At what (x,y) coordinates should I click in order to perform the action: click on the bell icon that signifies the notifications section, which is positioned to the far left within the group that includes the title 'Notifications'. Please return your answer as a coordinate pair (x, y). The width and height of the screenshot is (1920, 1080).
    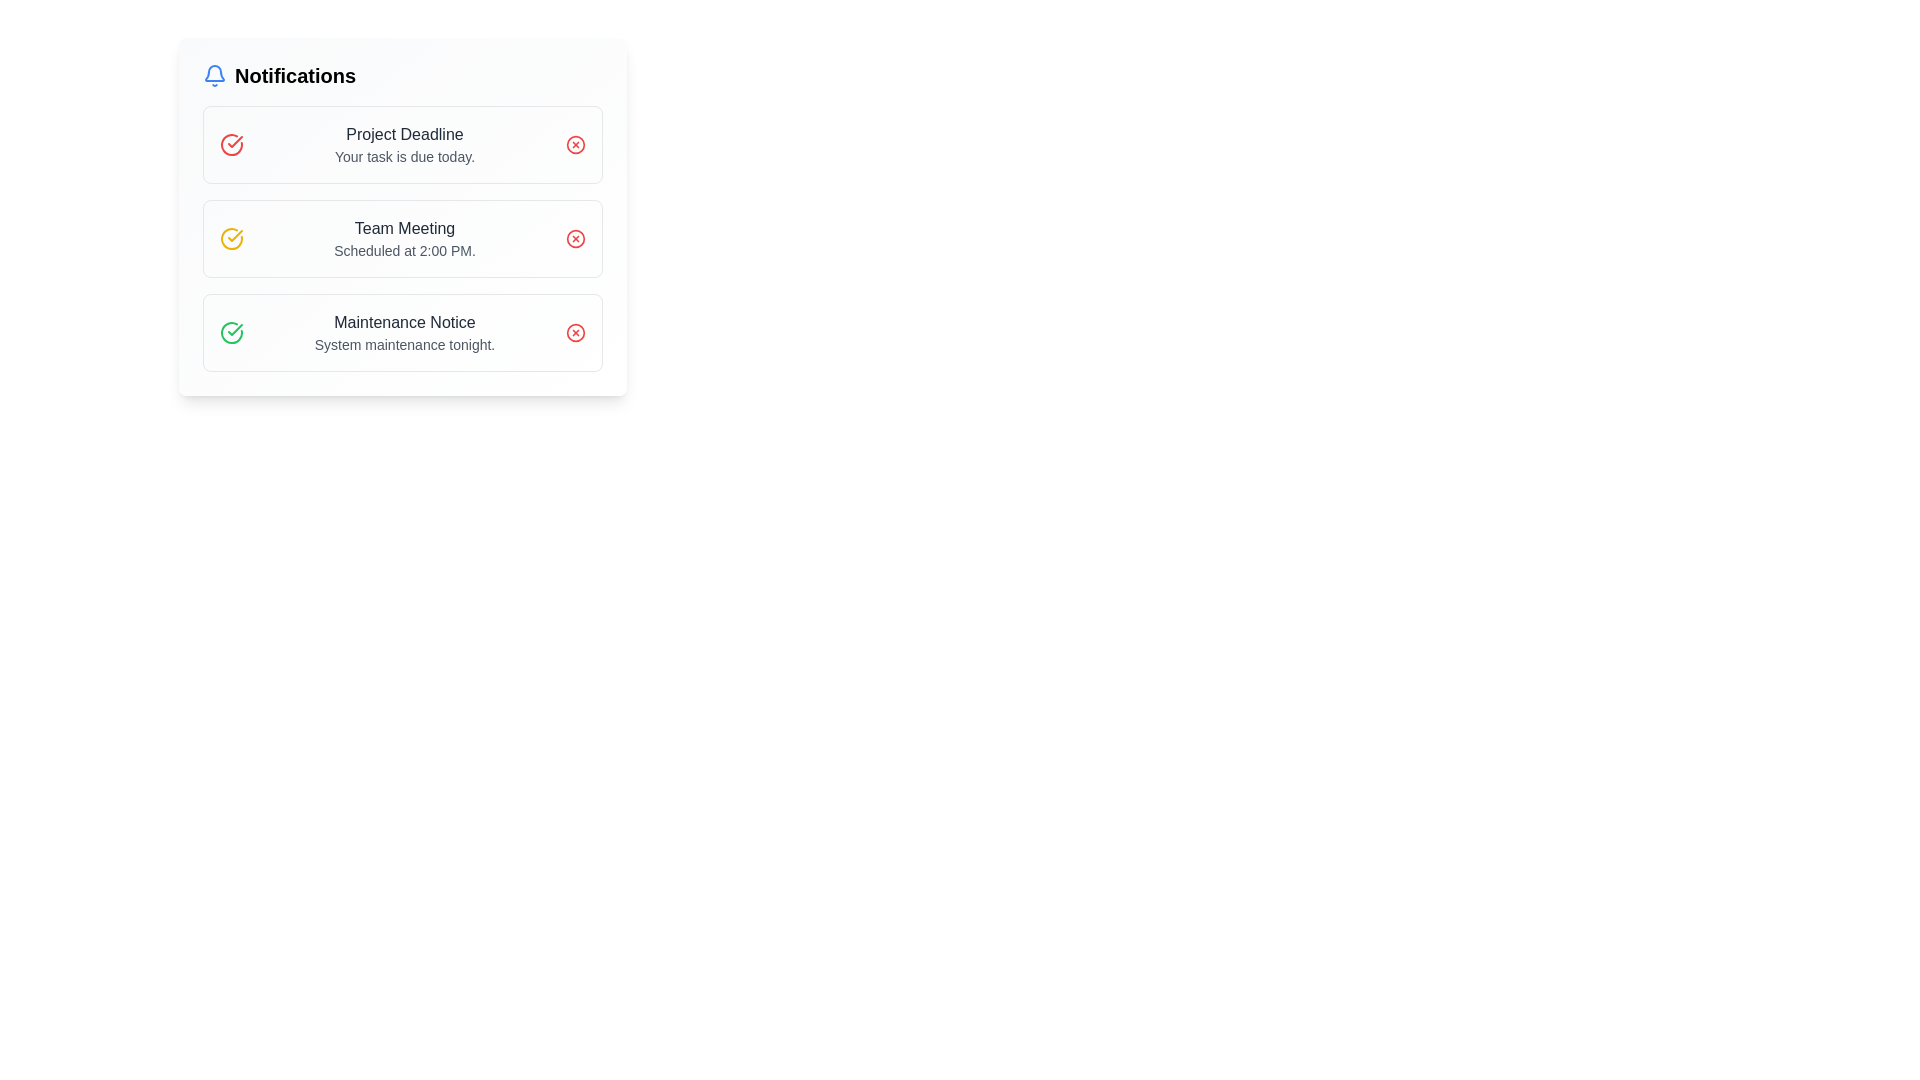
    Looking at the image, I should click on (215, 75).